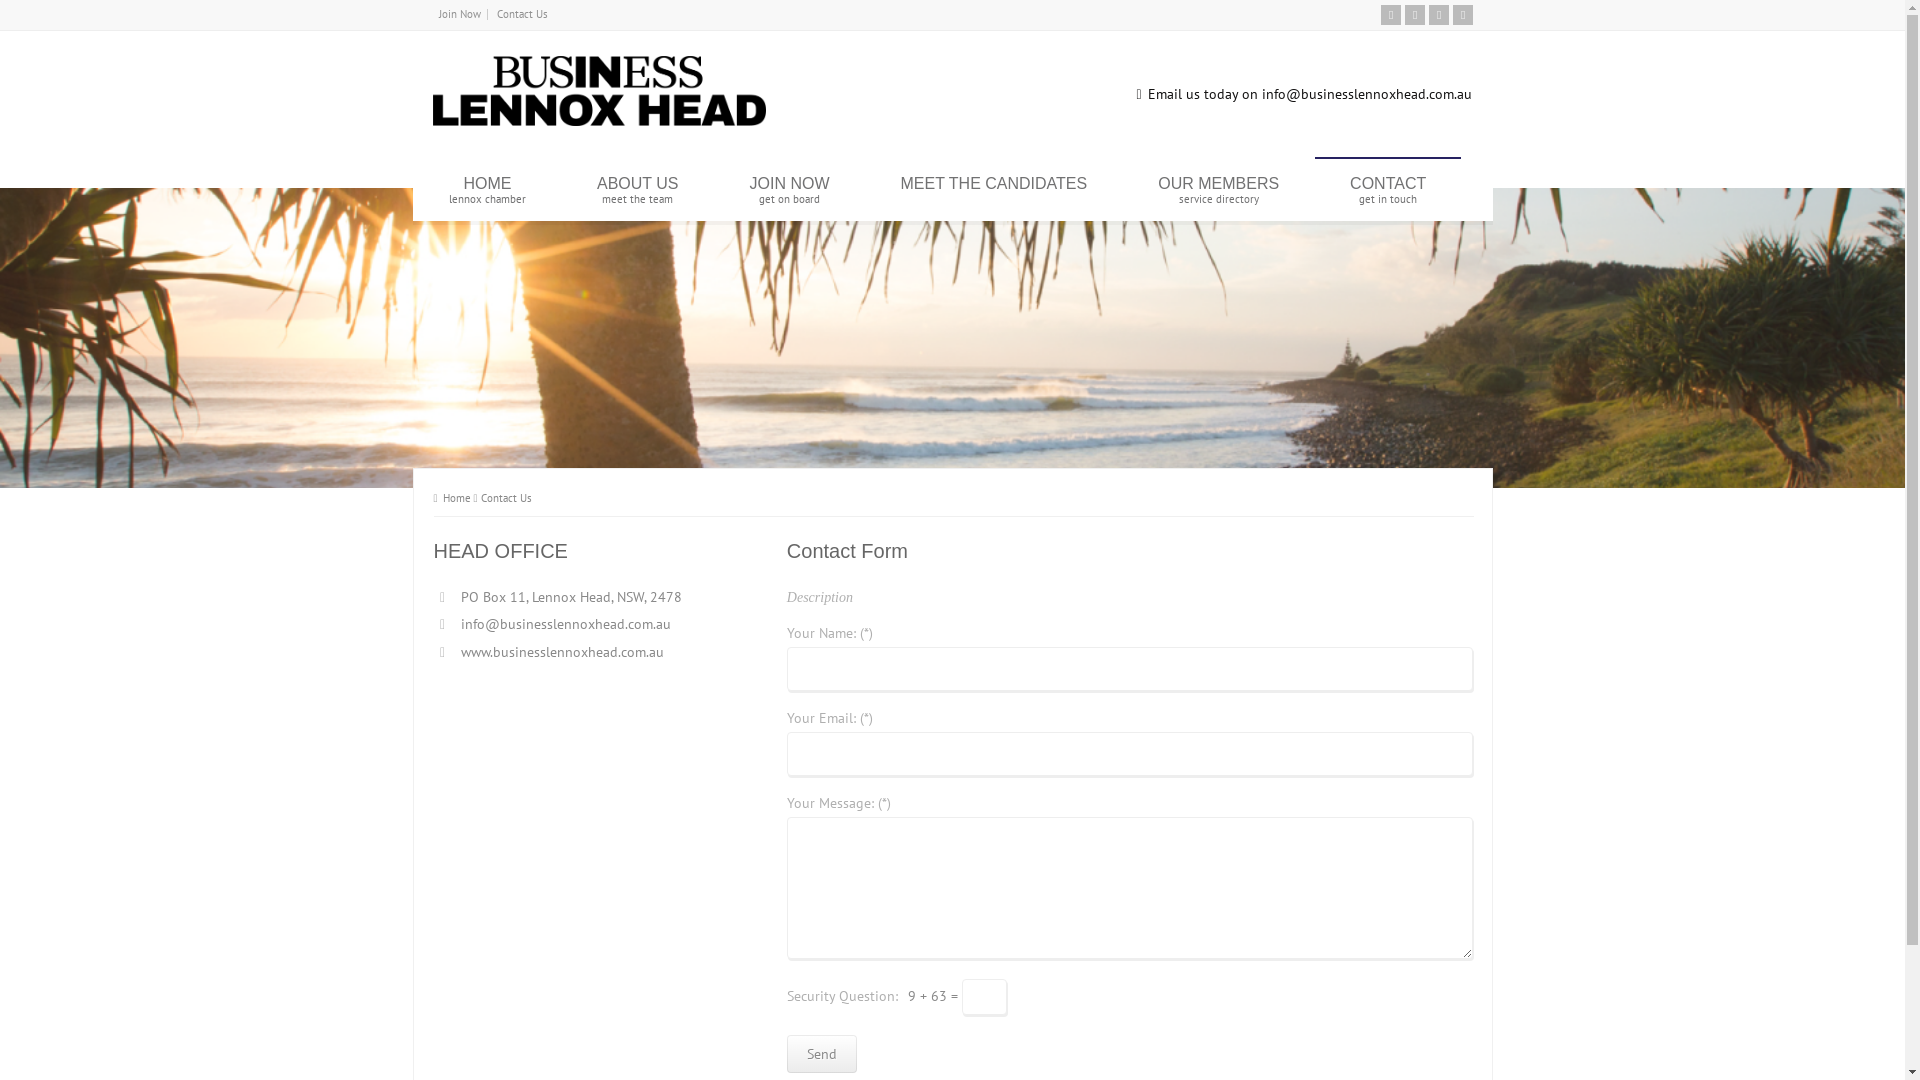 Image resolution: width=1920 pixels, height=1080 pixels. Describe the element at coordinates (787, 189) in the screenshot. I see `'JOIN NOW` at that location.